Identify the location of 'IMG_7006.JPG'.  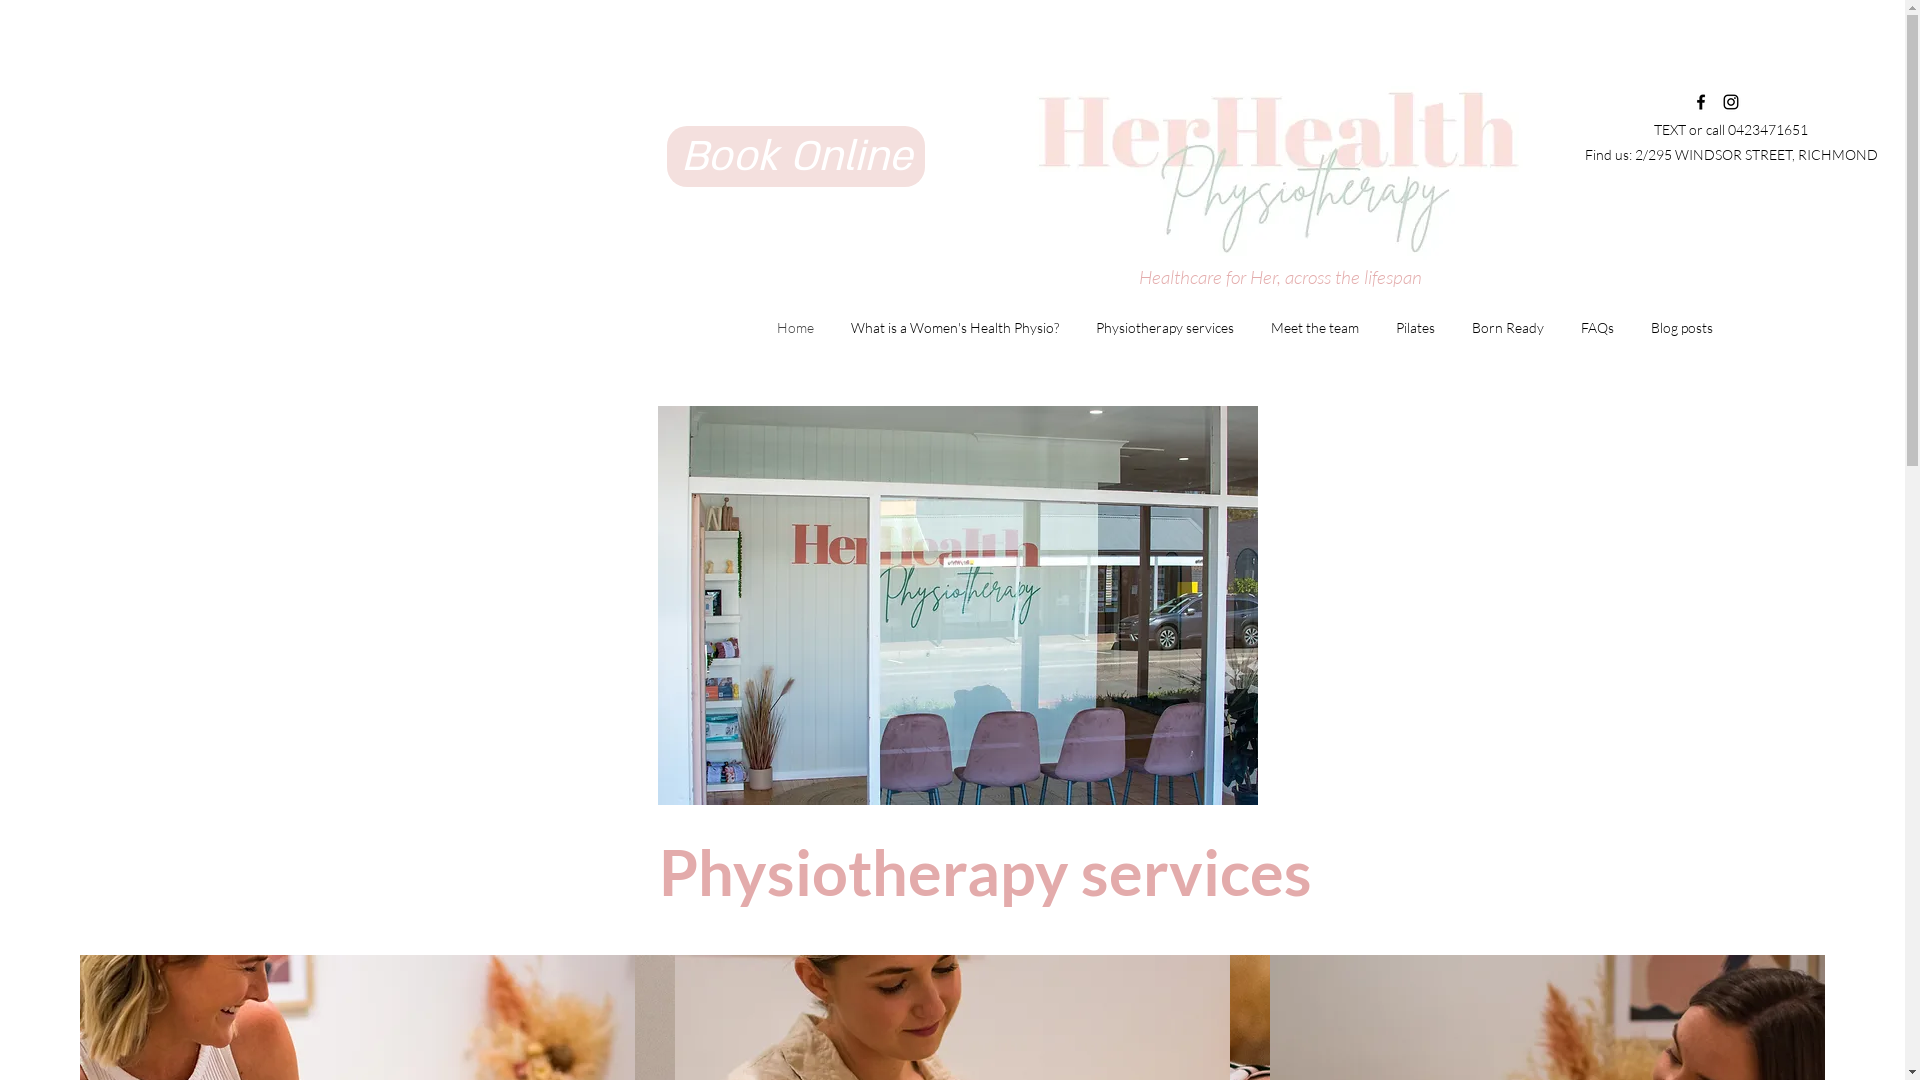
(957, 604).